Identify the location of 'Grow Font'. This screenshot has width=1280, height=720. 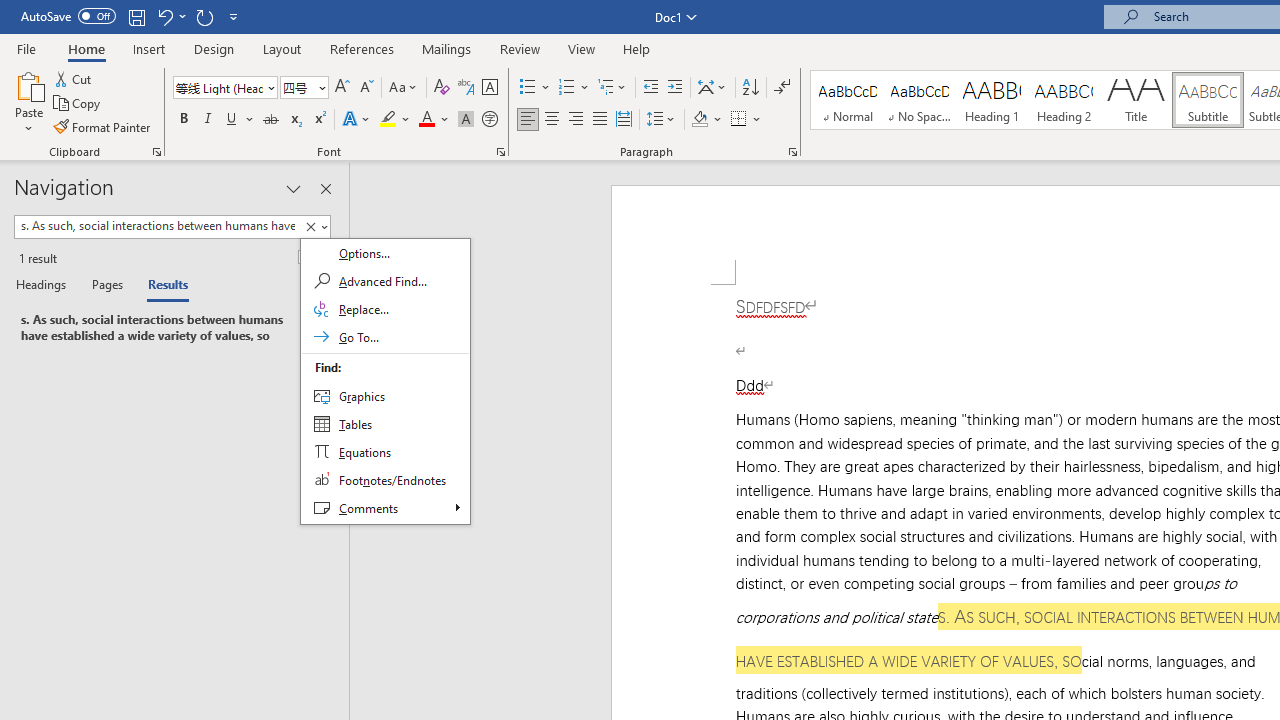
(342, 86).